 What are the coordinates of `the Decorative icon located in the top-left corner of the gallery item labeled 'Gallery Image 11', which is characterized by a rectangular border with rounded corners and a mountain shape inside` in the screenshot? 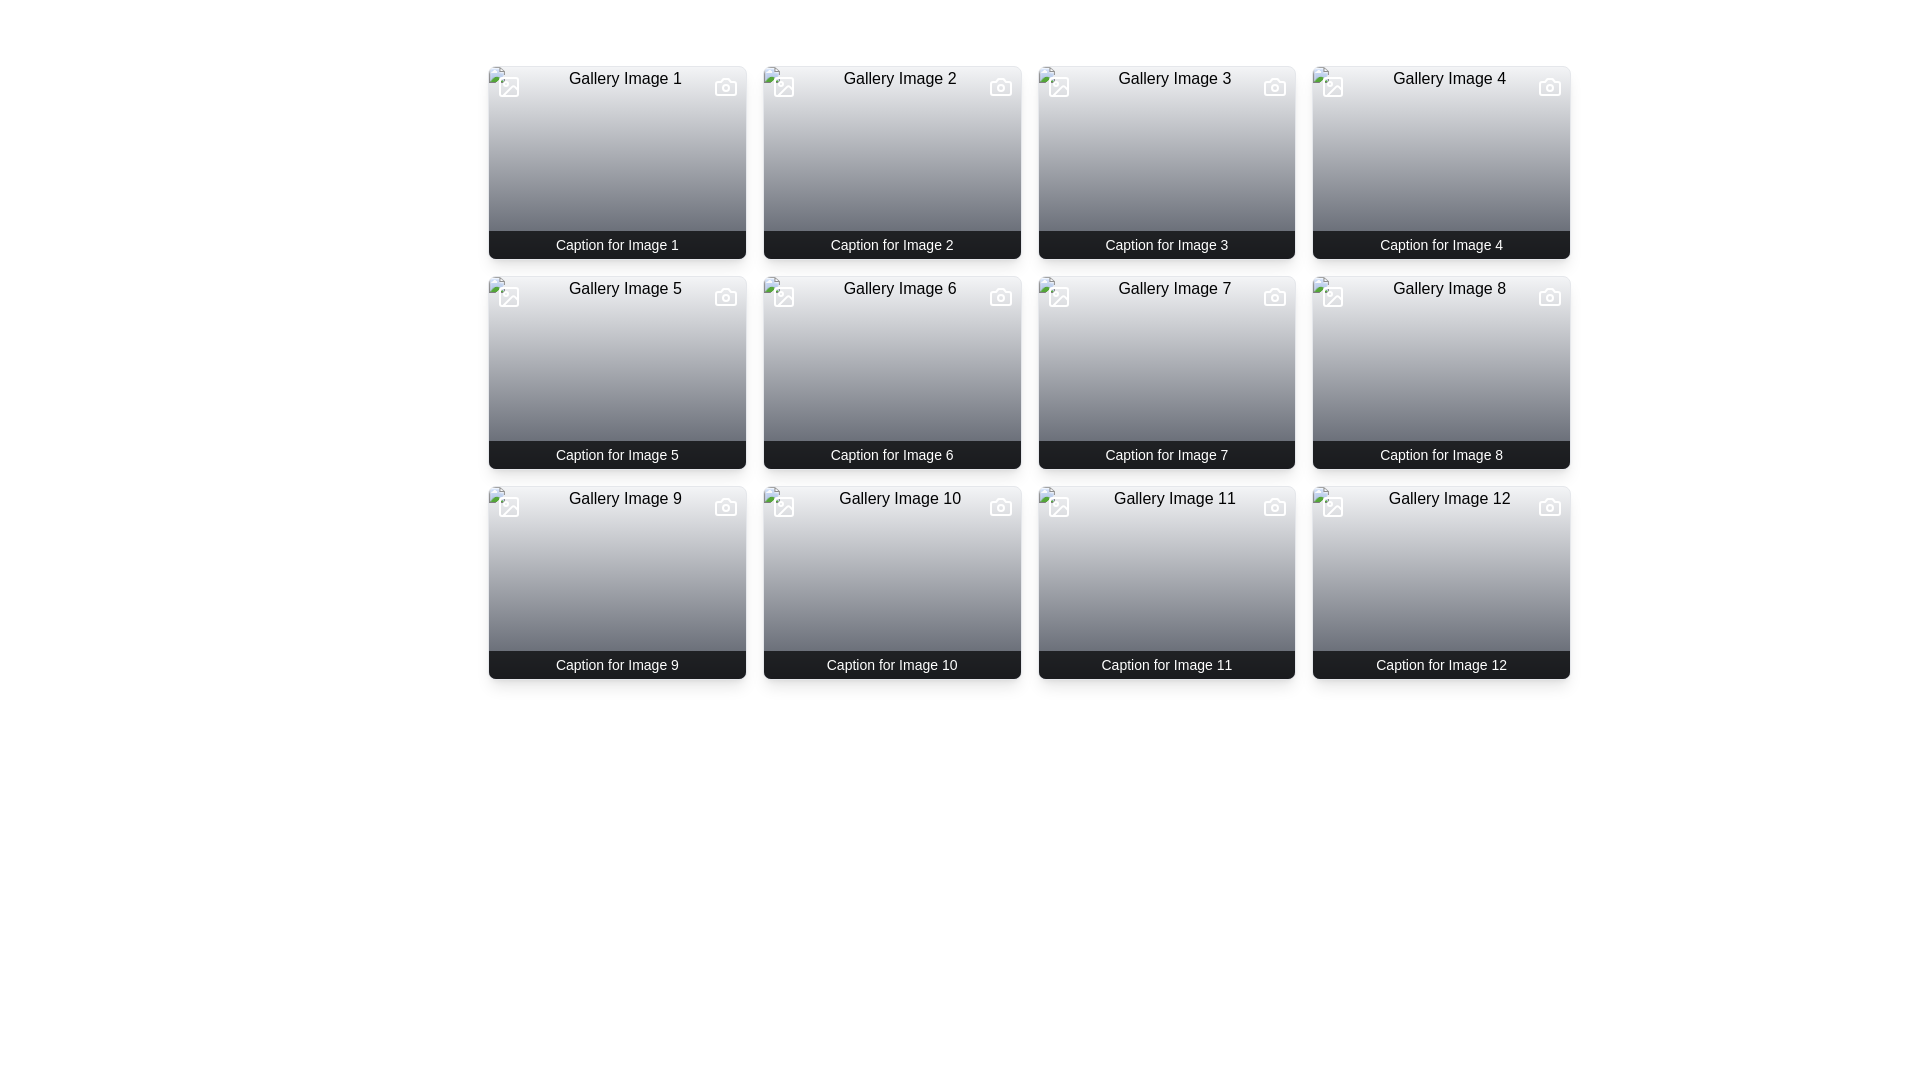 It's located at (1057, 505).